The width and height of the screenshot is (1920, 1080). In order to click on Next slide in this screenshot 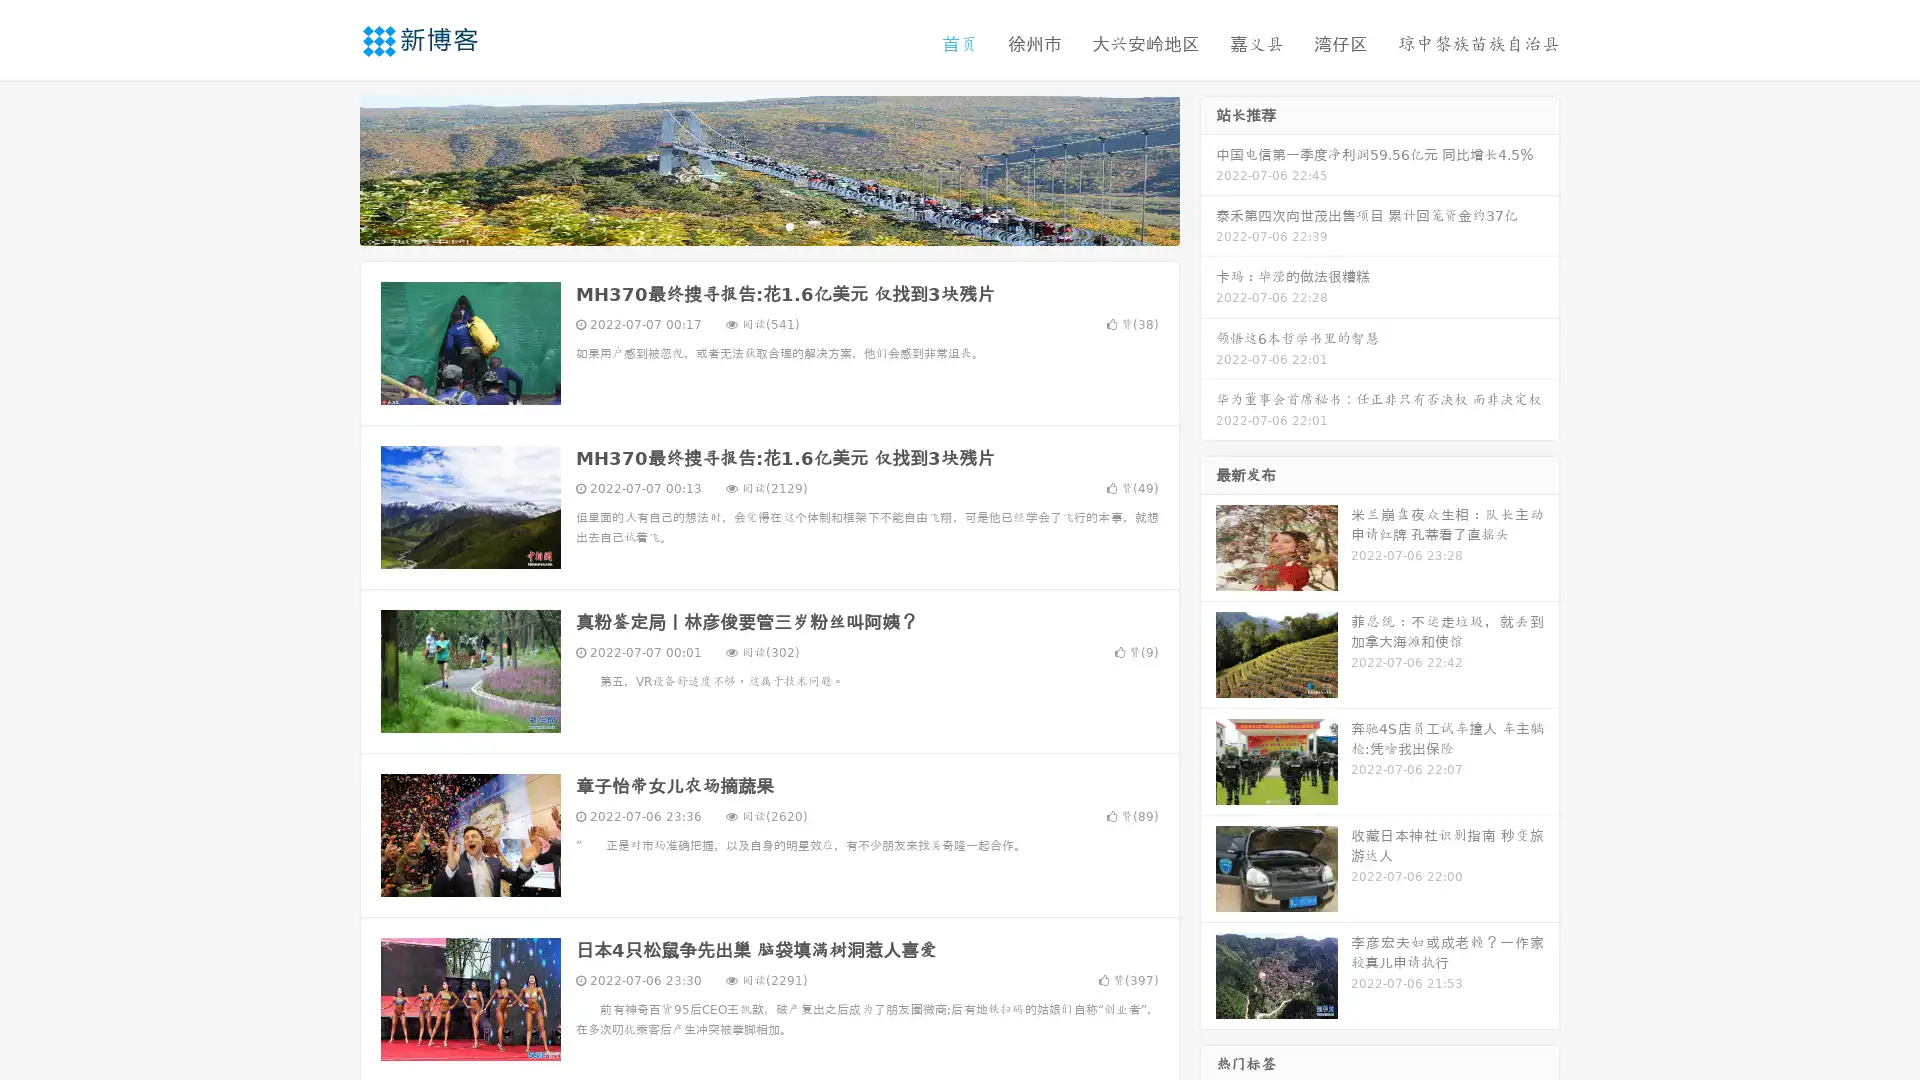, I will do `click(1208, 168)`.